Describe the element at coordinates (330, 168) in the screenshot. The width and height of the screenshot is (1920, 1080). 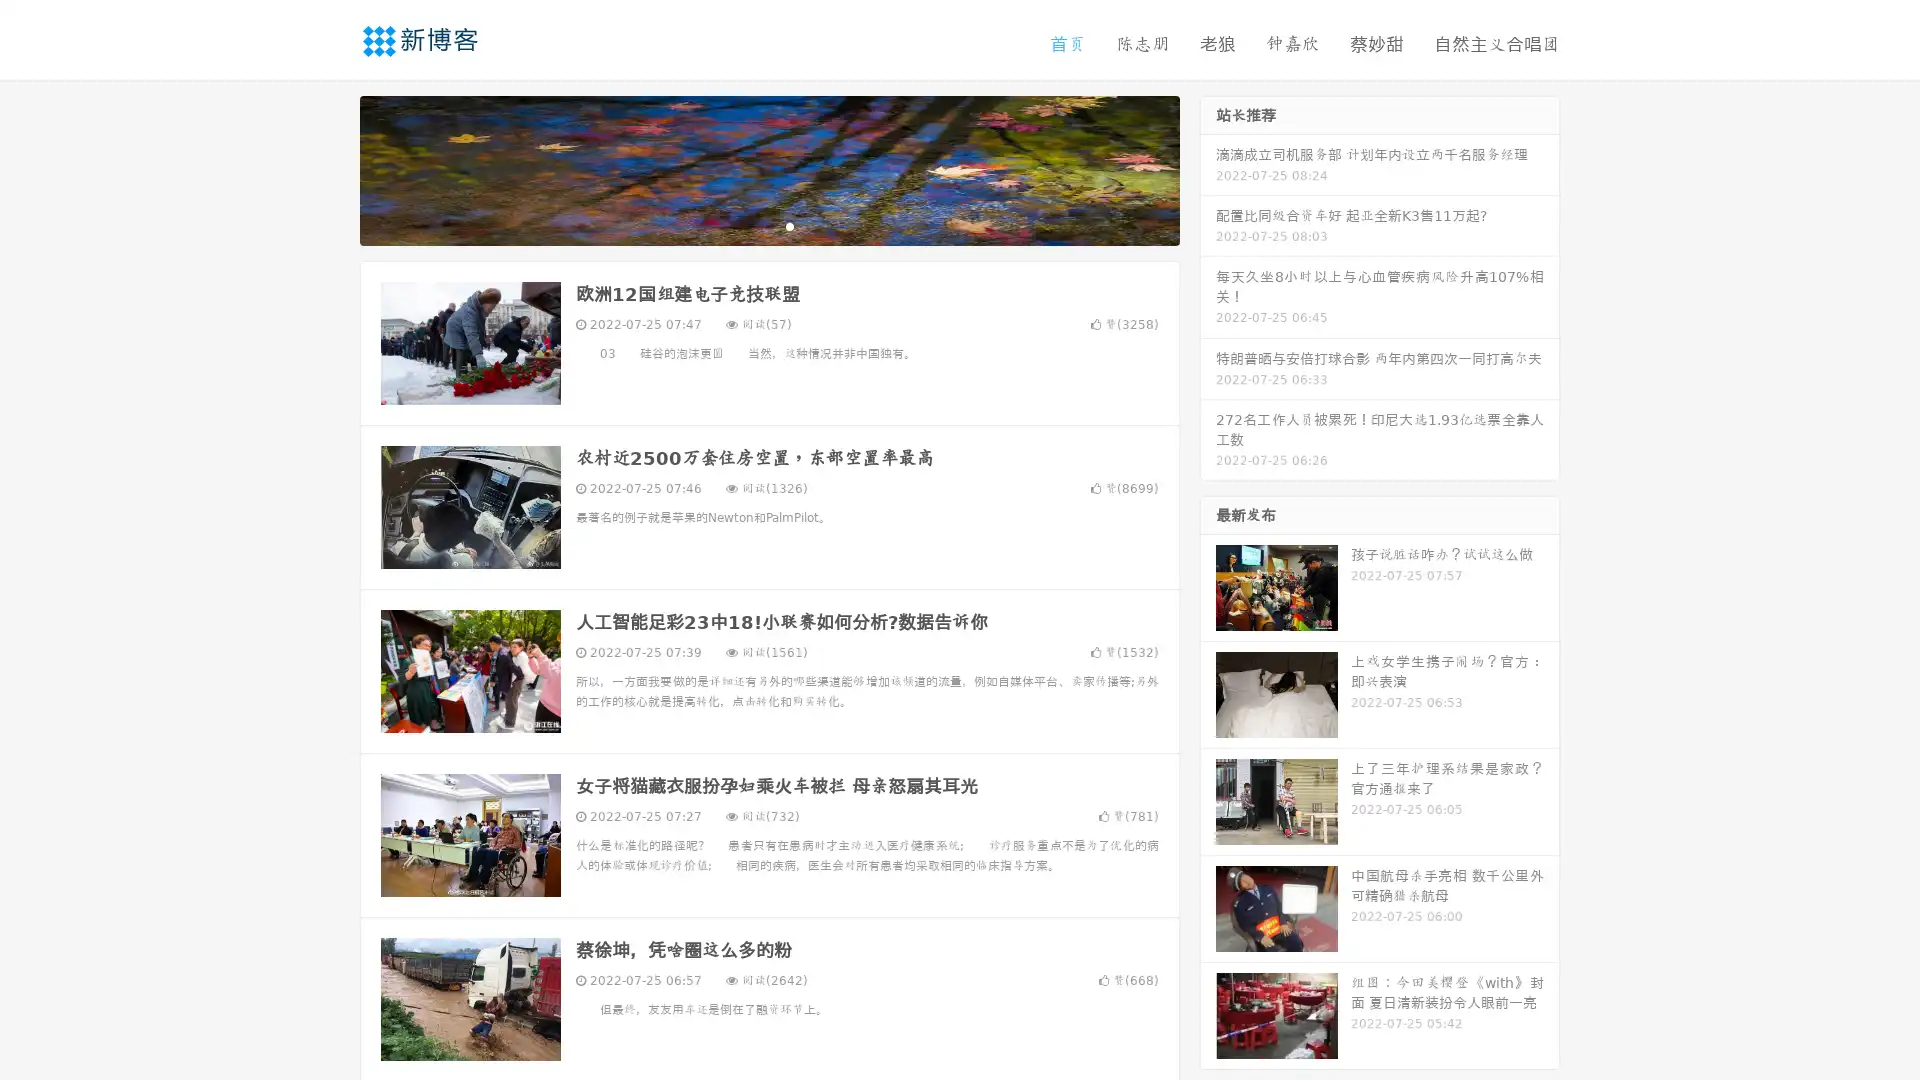
I see `Previous slide` at that location.